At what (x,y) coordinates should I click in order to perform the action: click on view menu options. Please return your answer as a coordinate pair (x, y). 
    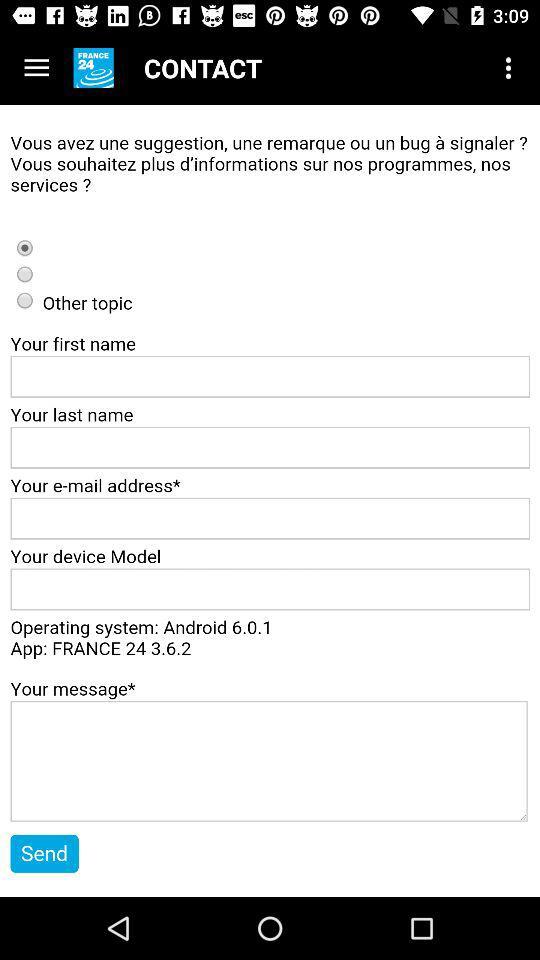
    Looking at the image, I should click on (36, 68).